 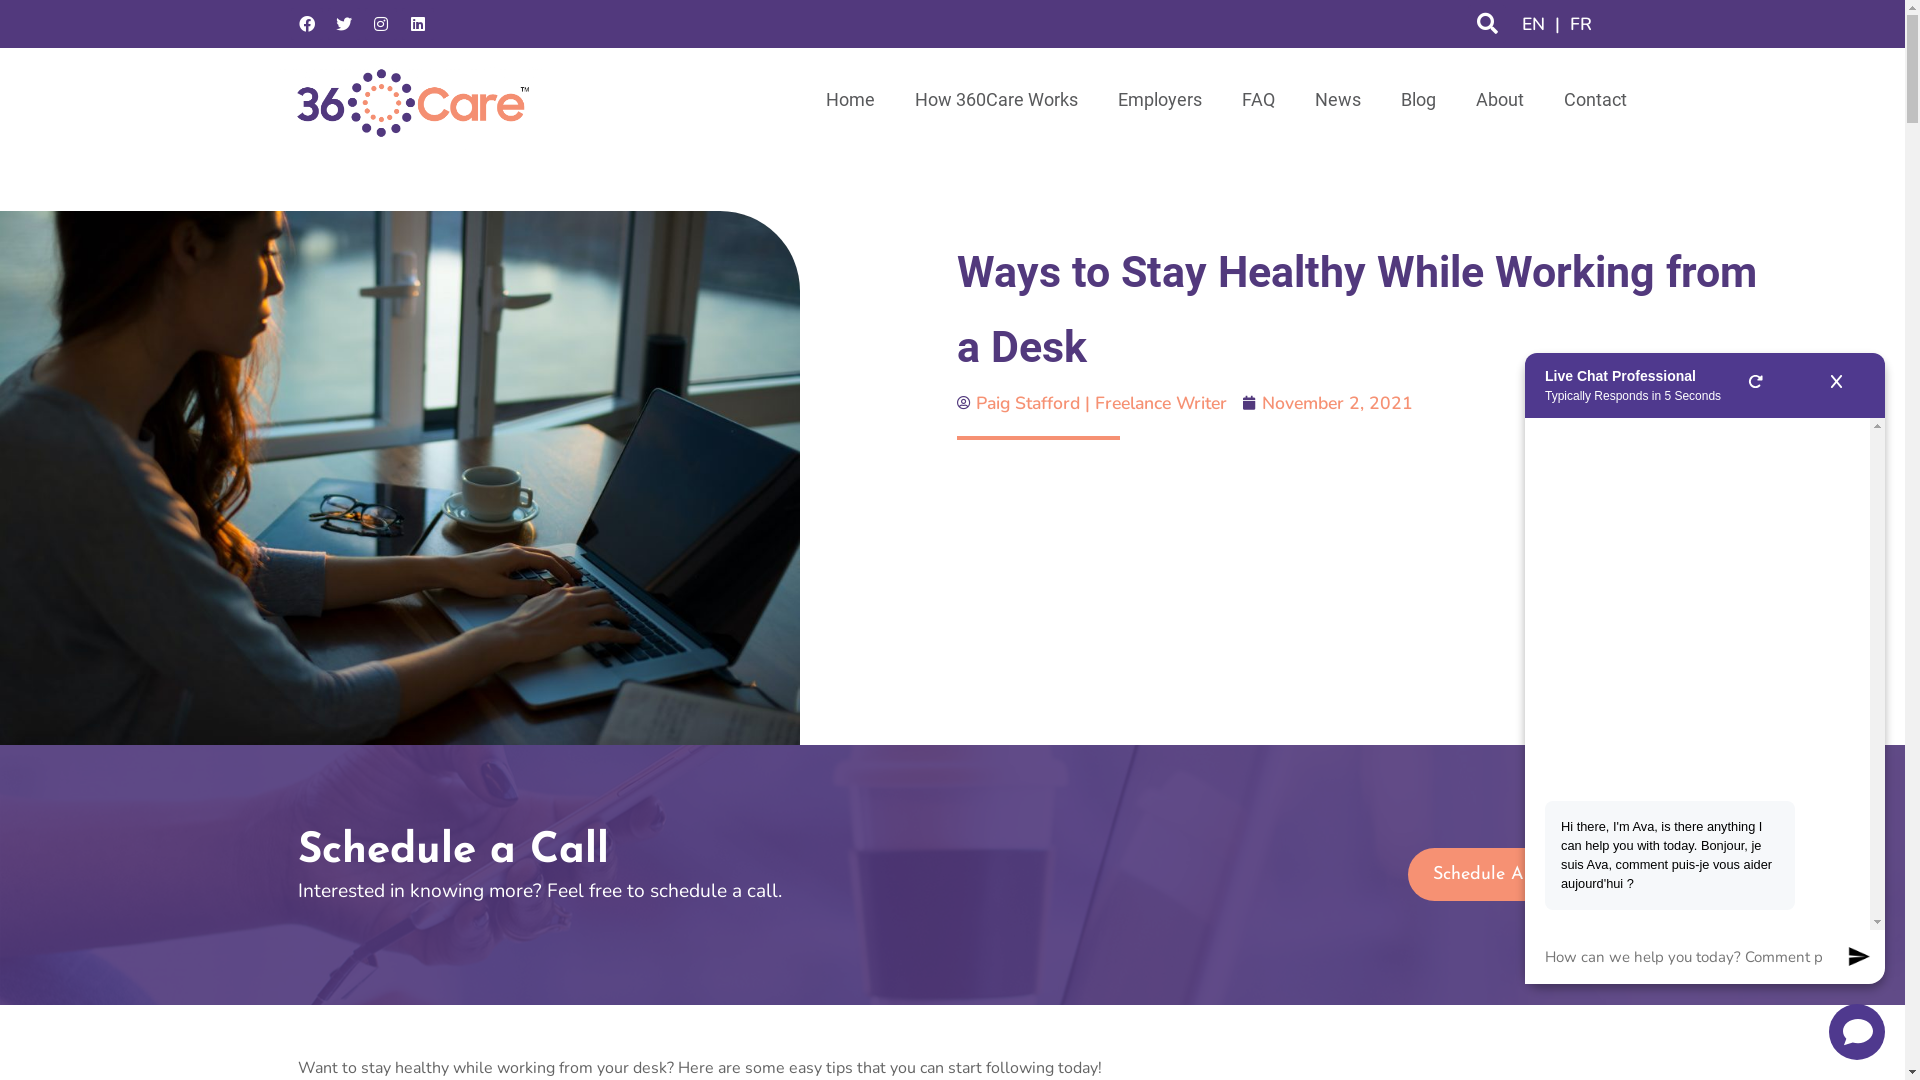 I want to click on '|', so click(x=1556, y=23).